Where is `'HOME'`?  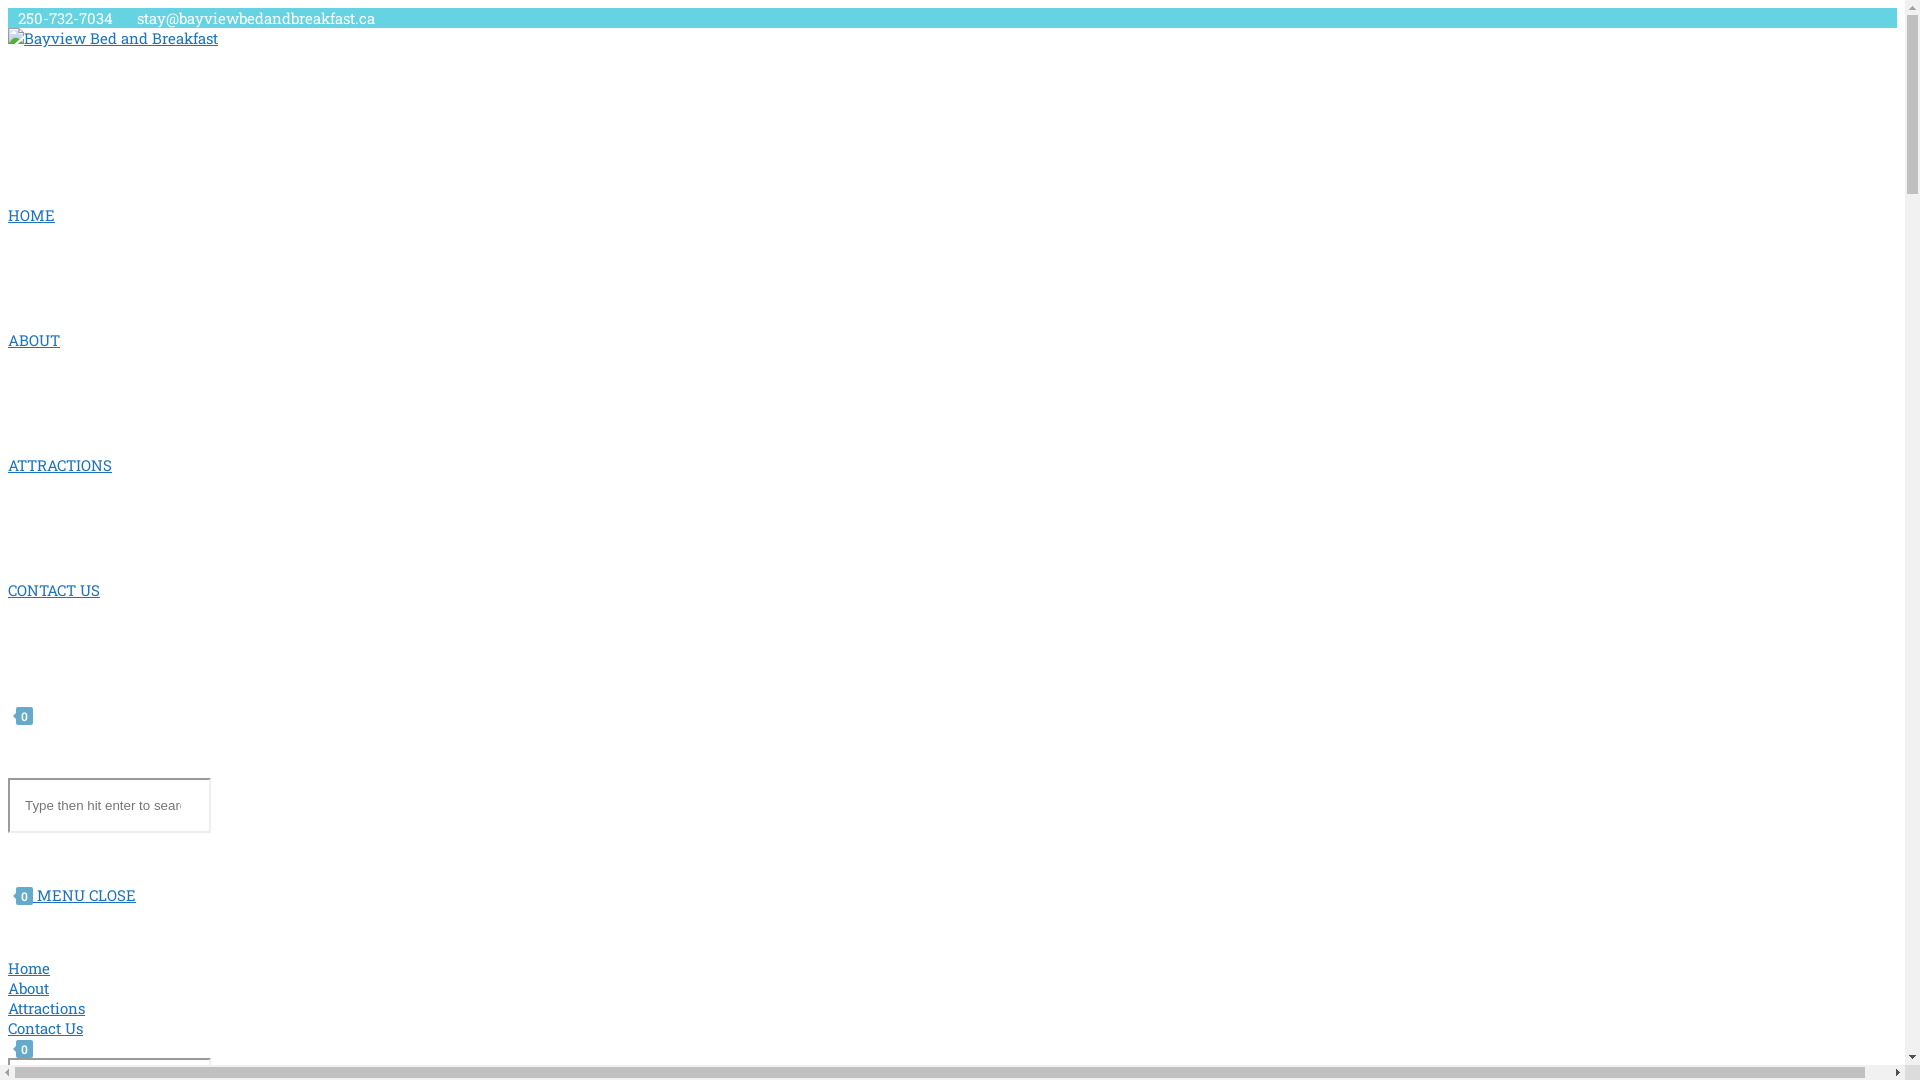
'HOME' is located at coordinates (31, 215).